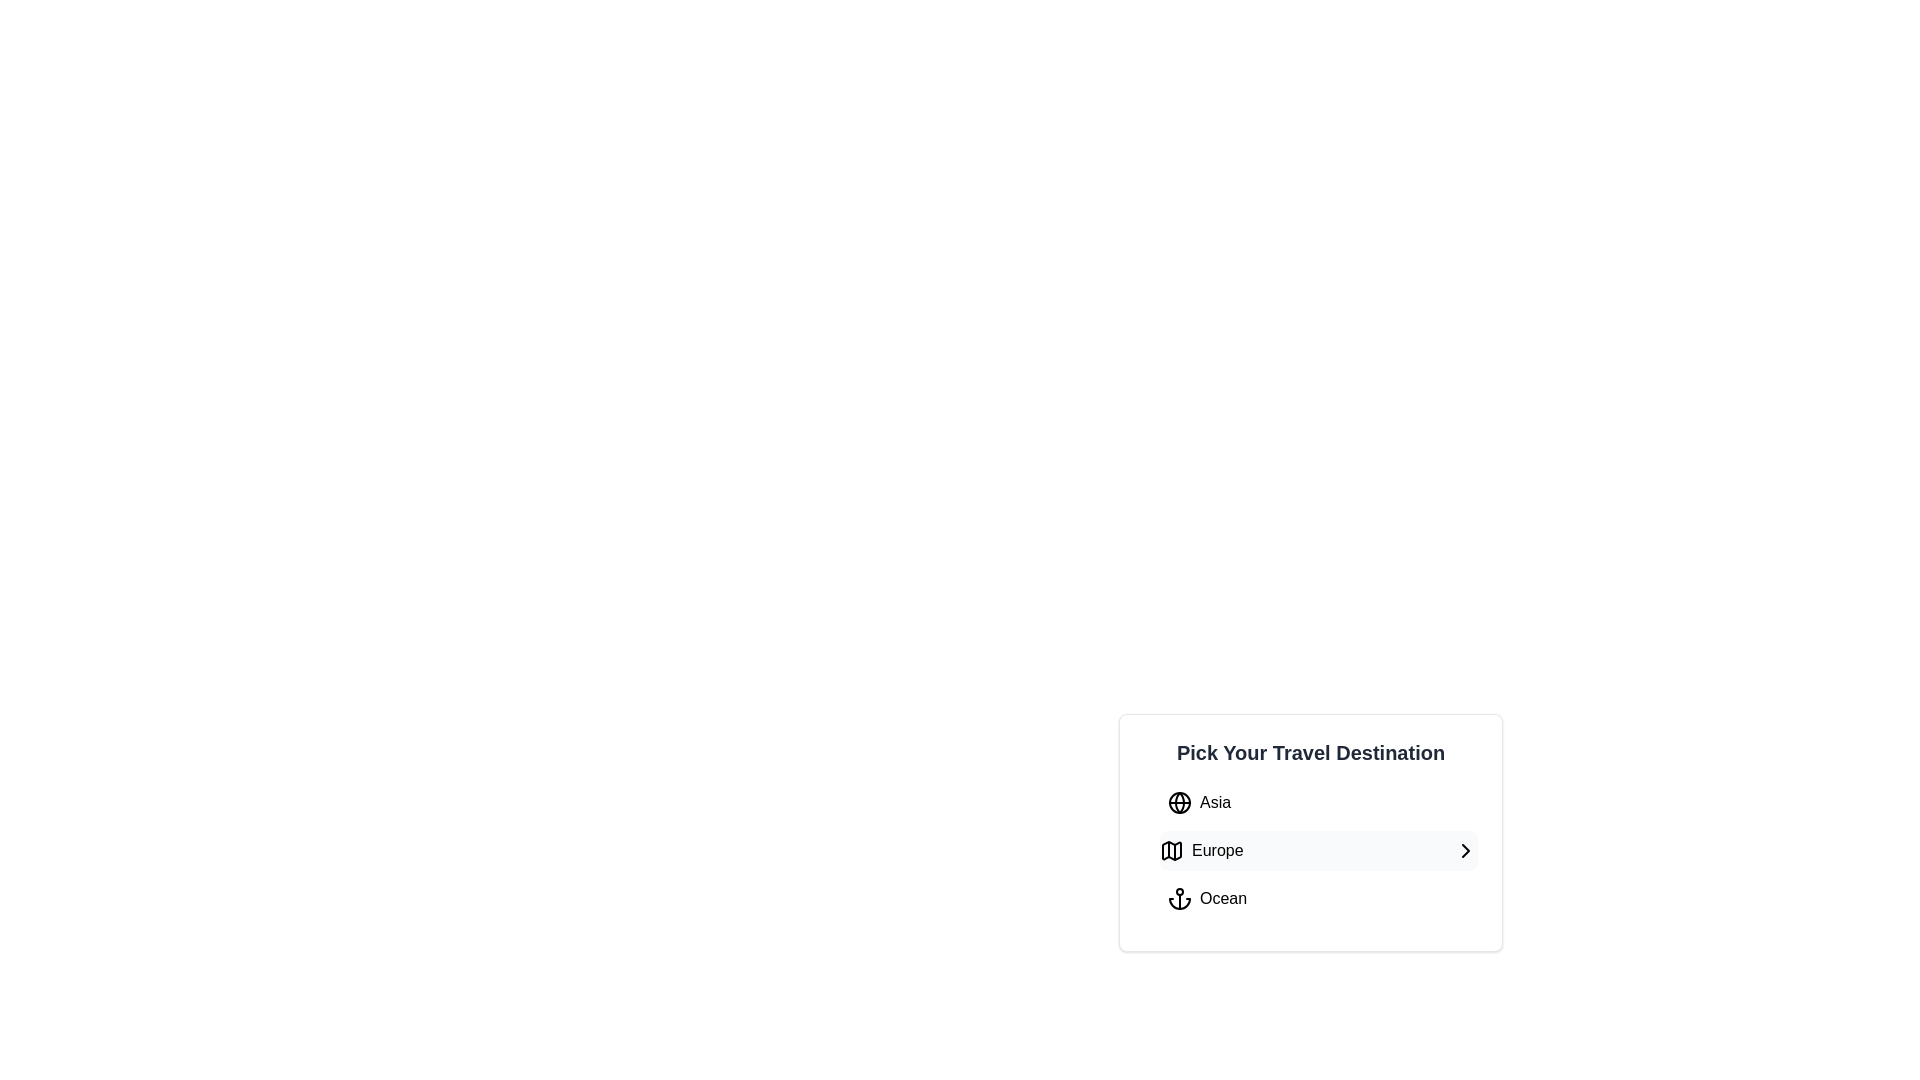 The width and height of the screenshot is (1920, 1080). Describe the element at coordinates (1310, 752) in the screenshot. I see `the static text label that serves as a header for the travel destination selection card, positioned at the top of the white rectangular card` at that location.